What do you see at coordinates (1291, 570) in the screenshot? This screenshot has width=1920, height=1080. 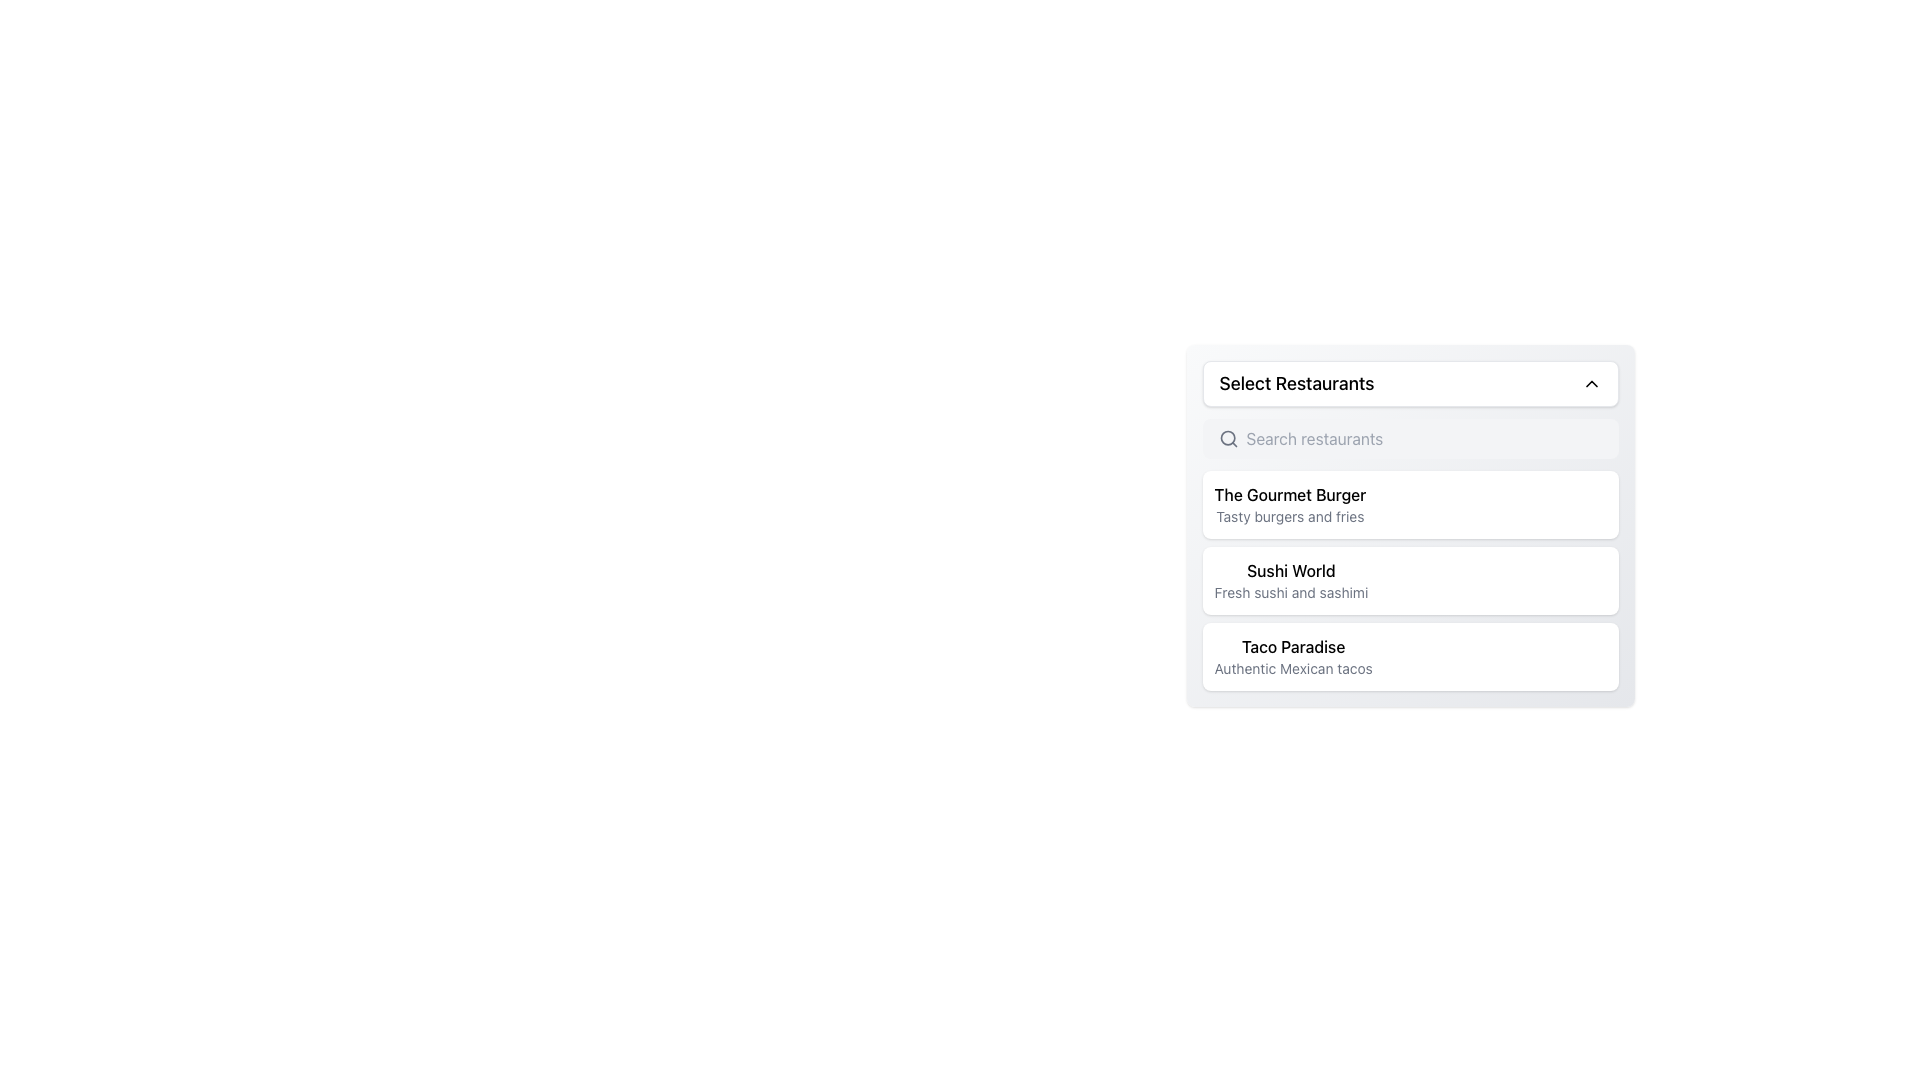 I see `the title text label for the restaurant selection option, positioned above 'Fresh sushi and sashimi' and within a selectable card in the list` at bounding box center [1291, 570].